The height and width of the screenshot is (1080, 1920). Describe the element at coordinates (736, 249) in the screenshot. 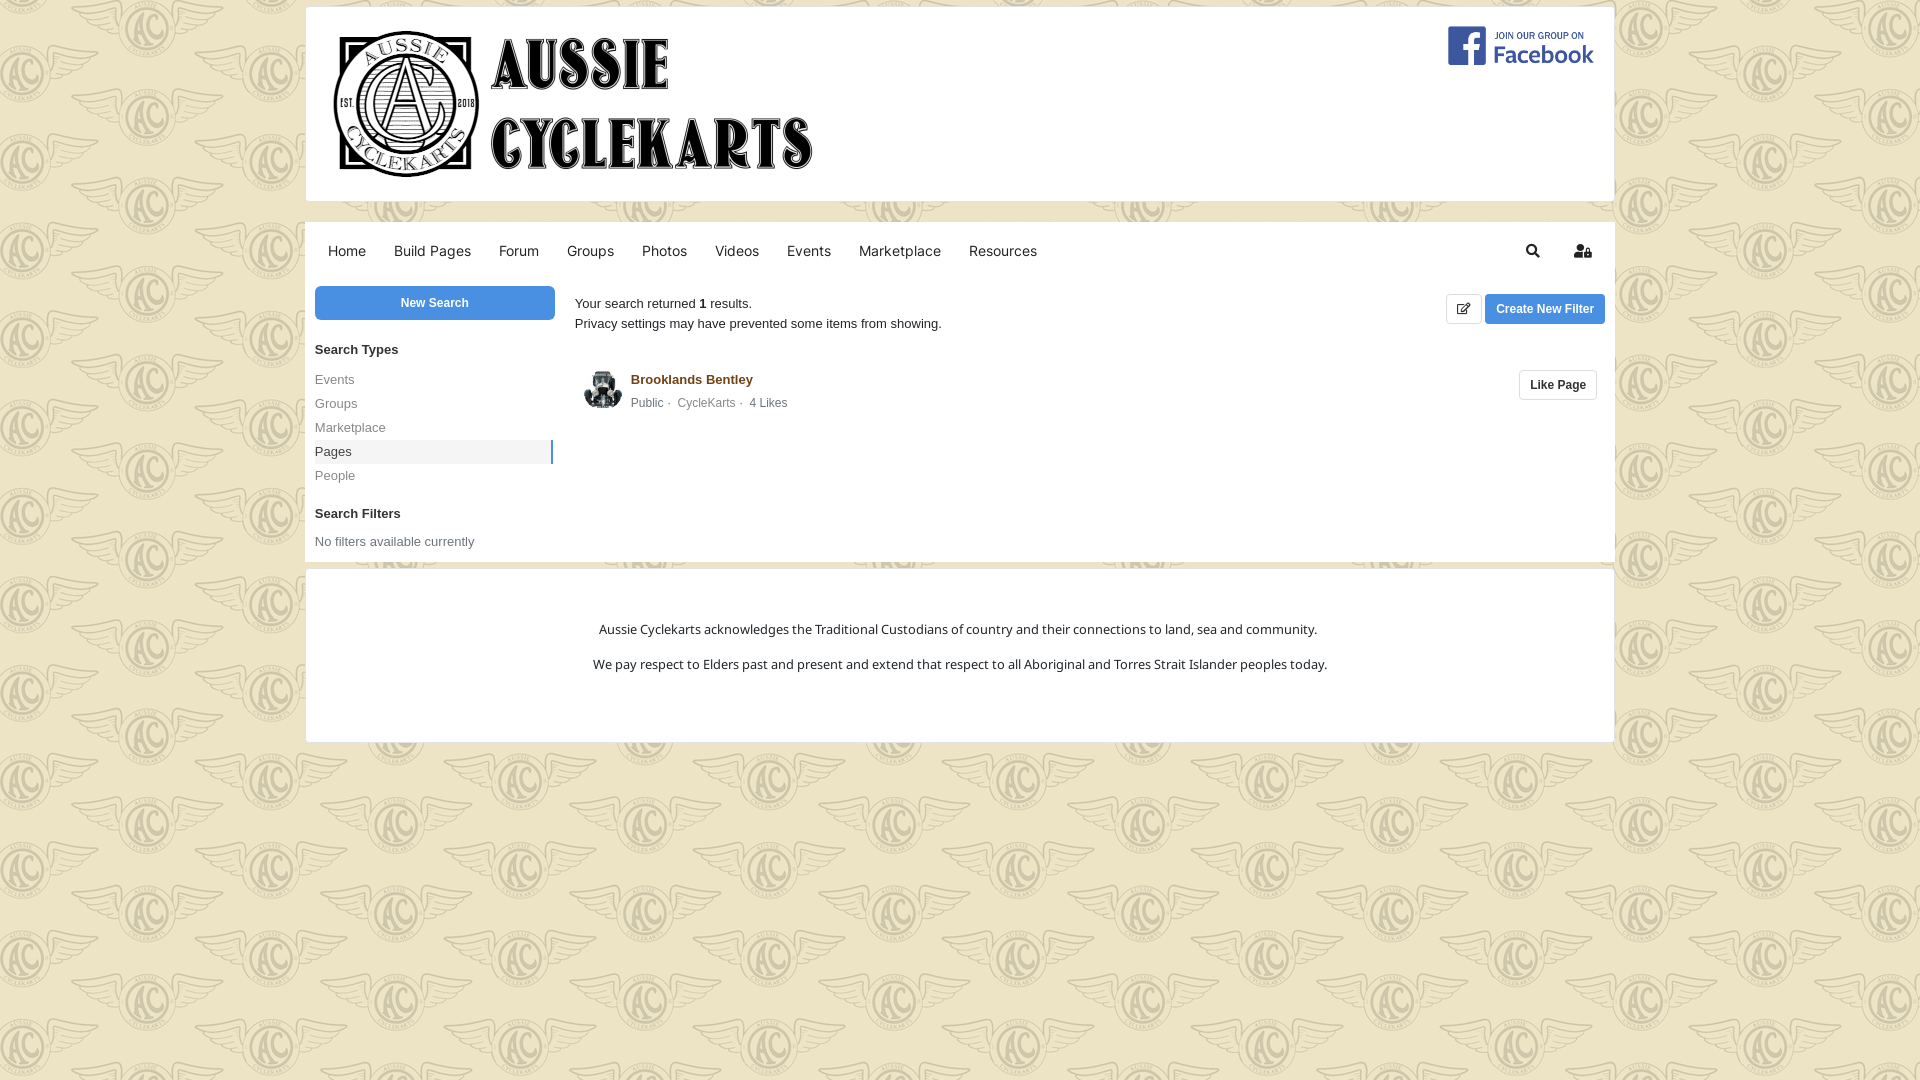

I see `'Videos'` at that location.